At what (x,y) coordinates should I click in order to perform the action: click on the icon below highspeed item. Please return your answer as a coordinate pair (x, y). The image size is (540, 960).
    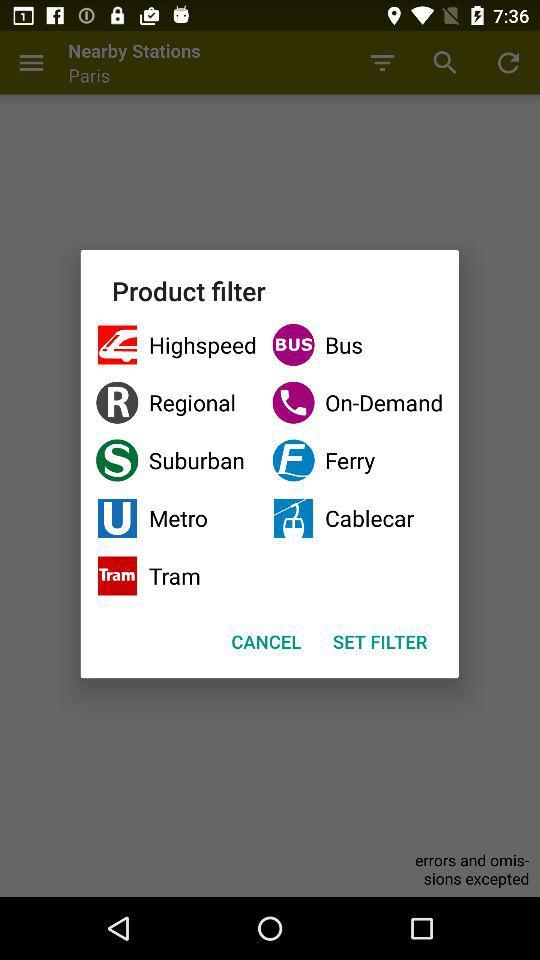
    Looking at the image, I should click on (176, 401).